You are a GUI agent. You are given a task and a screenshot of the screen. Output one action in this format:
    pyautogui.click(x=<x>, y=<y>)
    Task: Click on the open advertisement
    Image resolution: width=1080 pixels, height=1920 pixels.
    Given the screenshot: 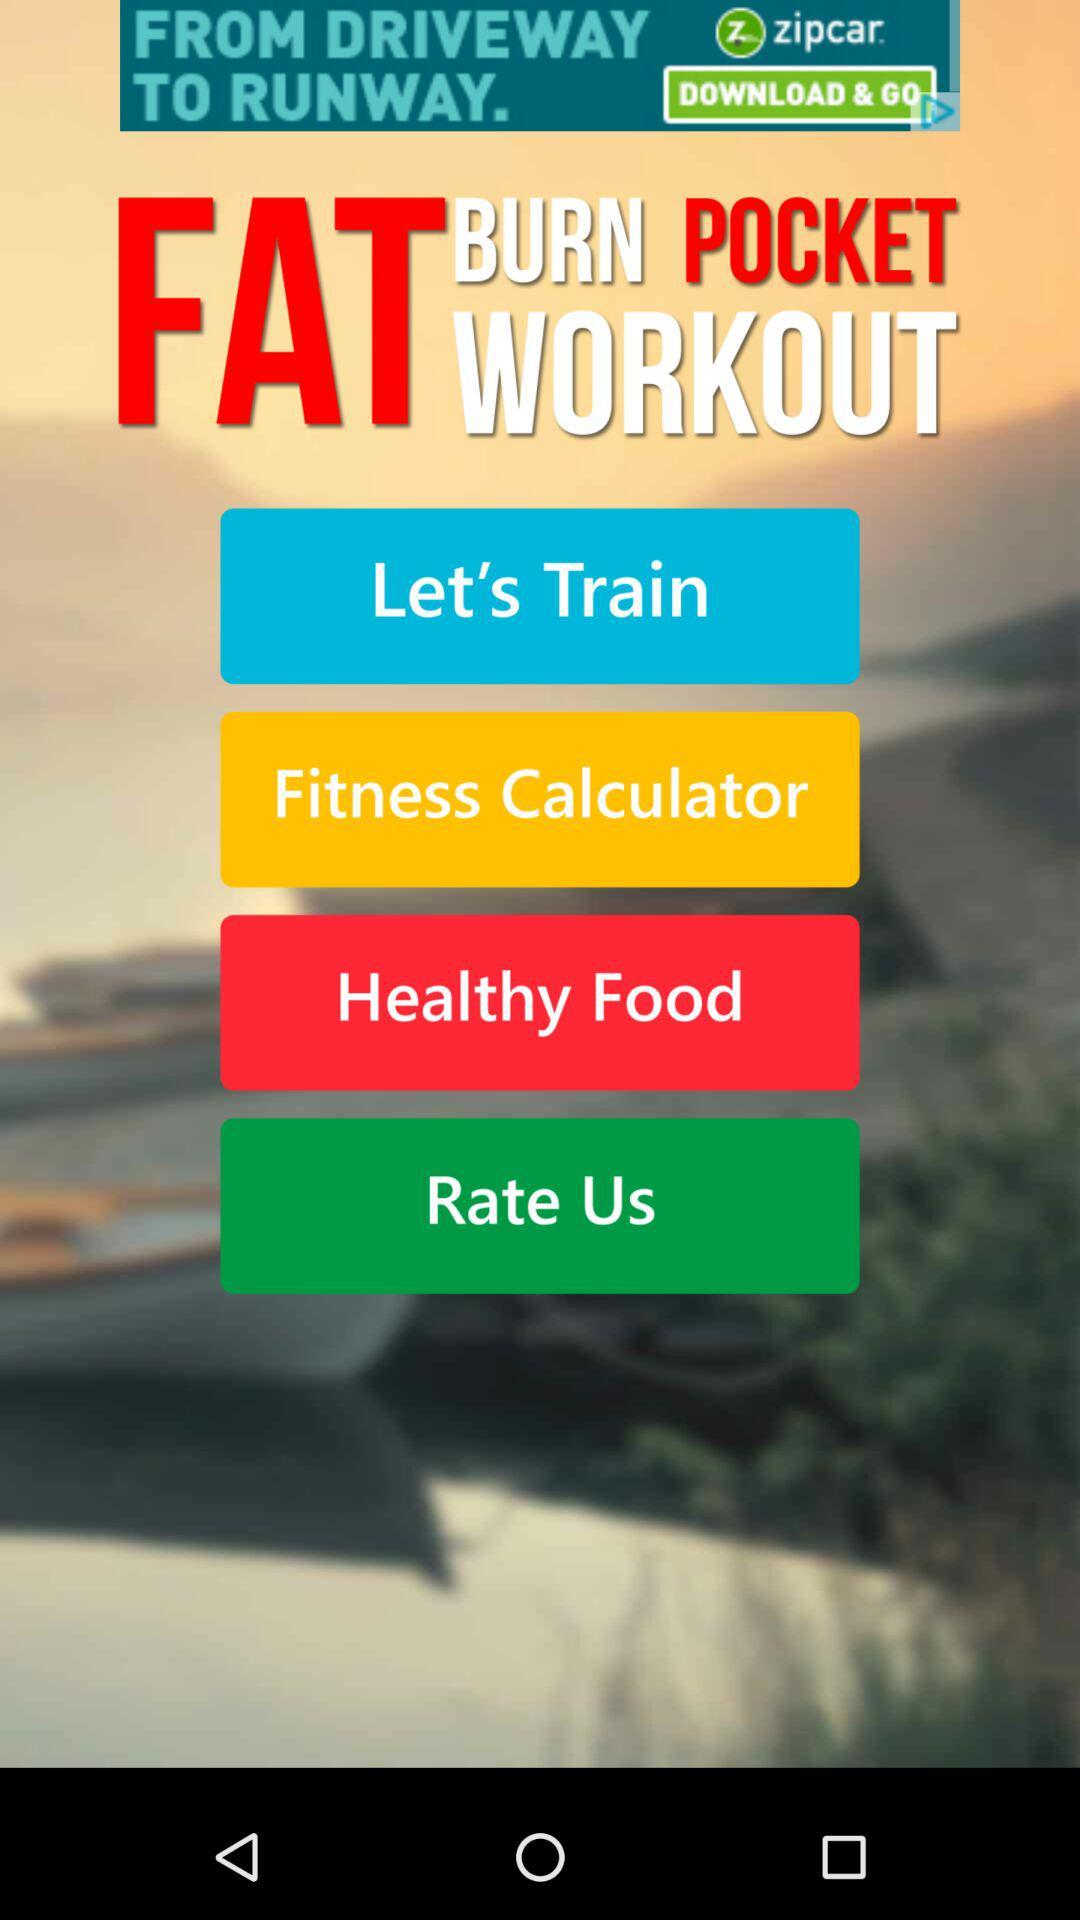 What is the action you would take?
    pyautogui.click(x=540, y=65)
    